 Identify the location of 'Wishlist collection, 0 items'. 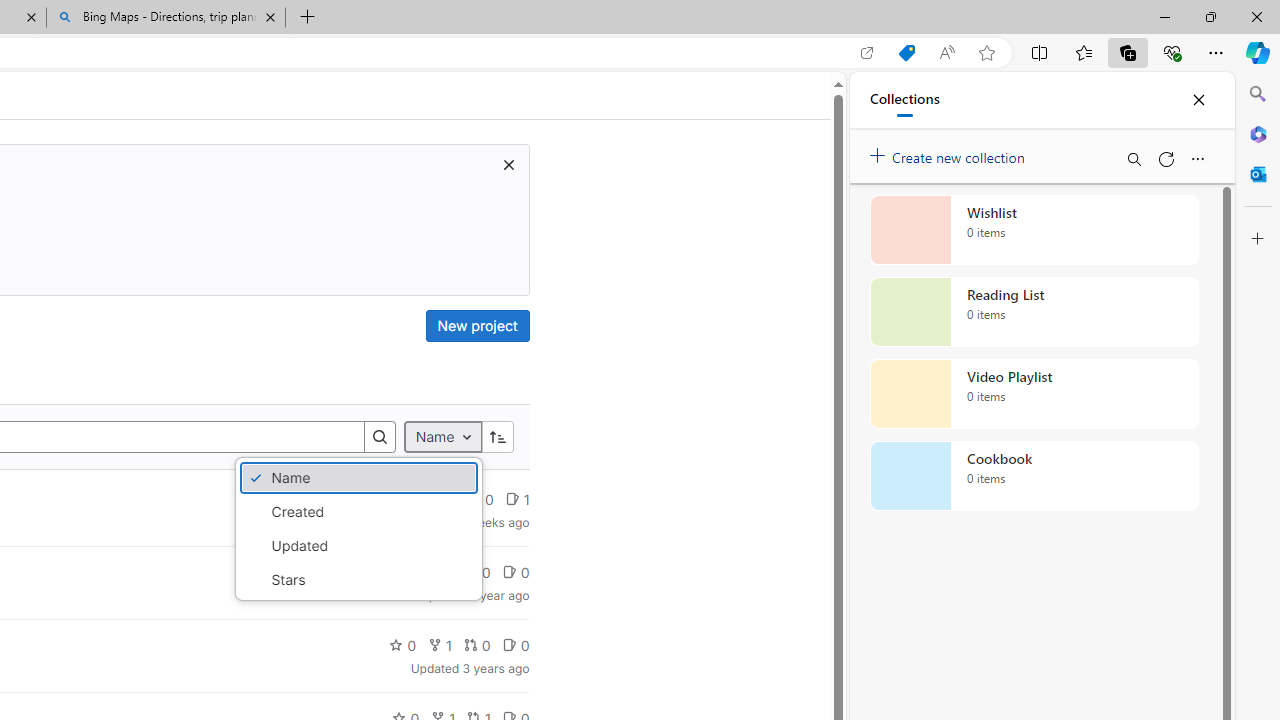
(1034, 229).